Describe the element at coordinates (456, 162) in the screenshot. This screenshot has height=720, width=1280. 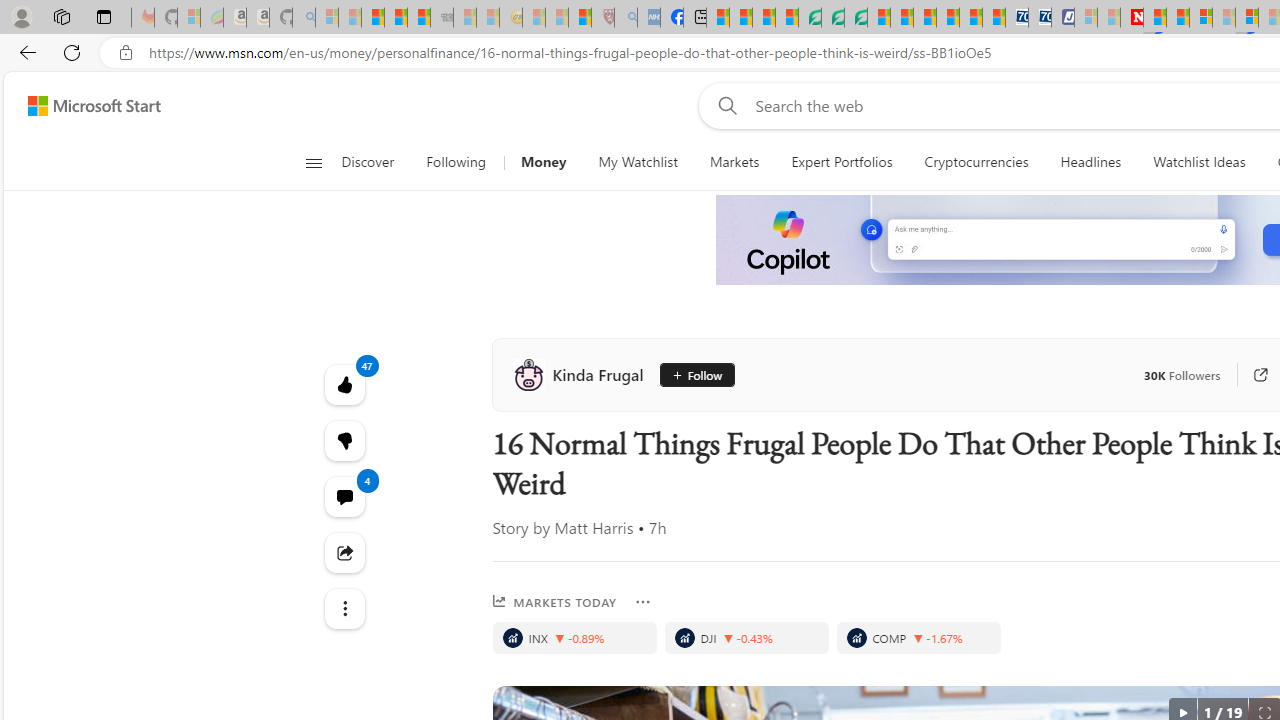
I see `'Following'` at that location.